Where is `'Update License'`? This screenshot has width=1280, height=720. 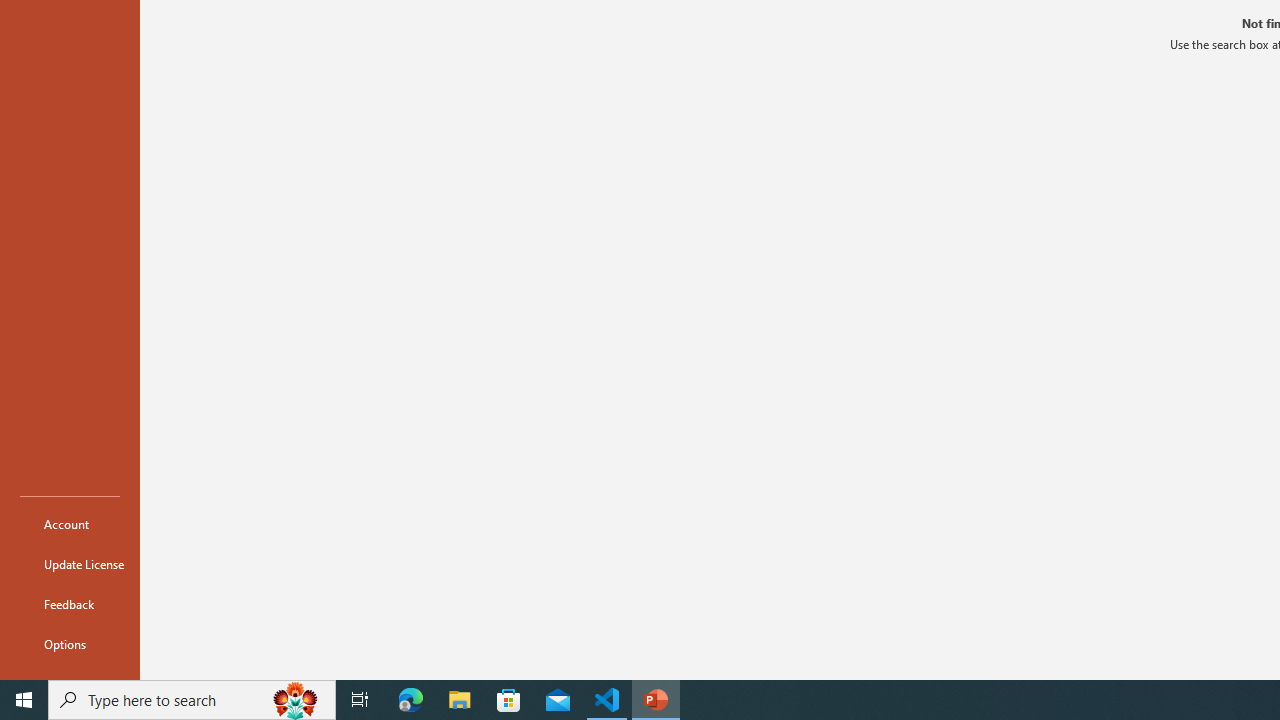 'Update License' is located at coordinates (69, 564).